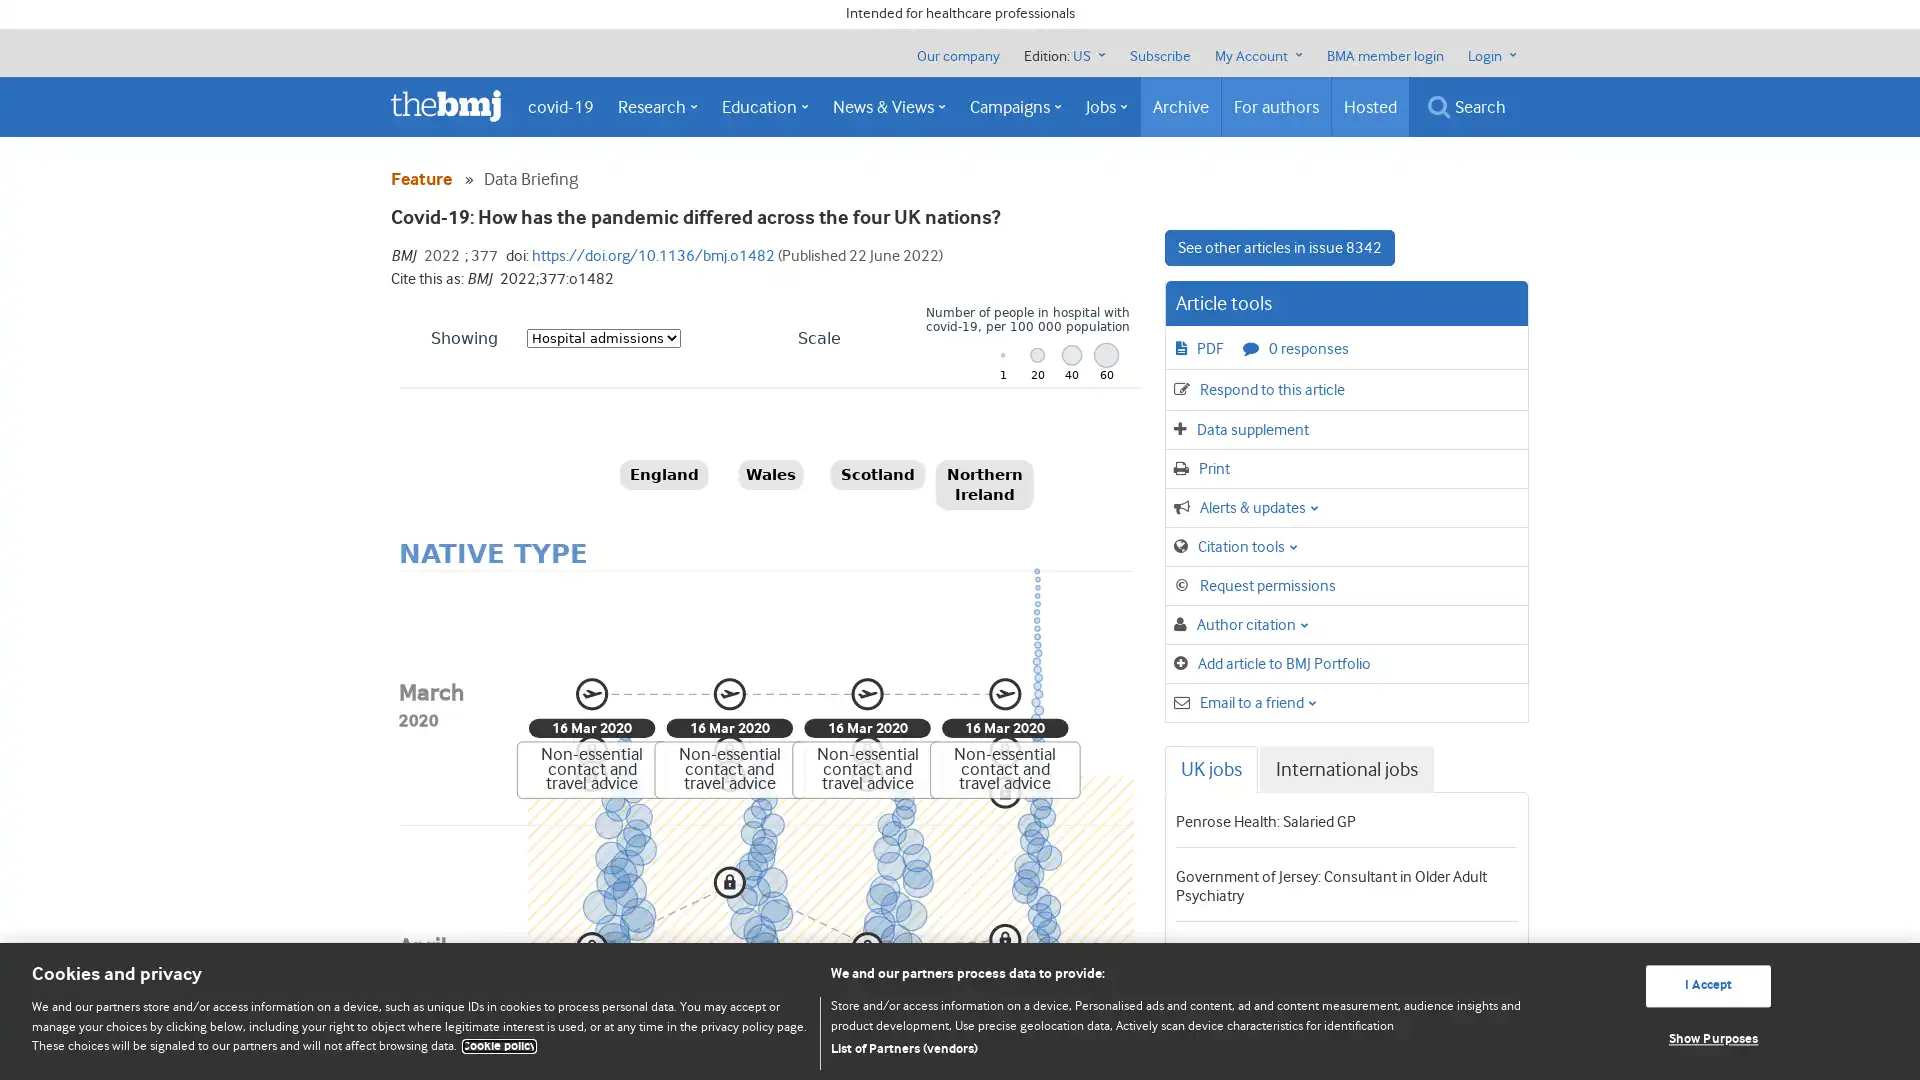  What do you see at coordinates (1707, 985) in the screenshot?
I see `I Accept` at bounding box center [1707, 985].